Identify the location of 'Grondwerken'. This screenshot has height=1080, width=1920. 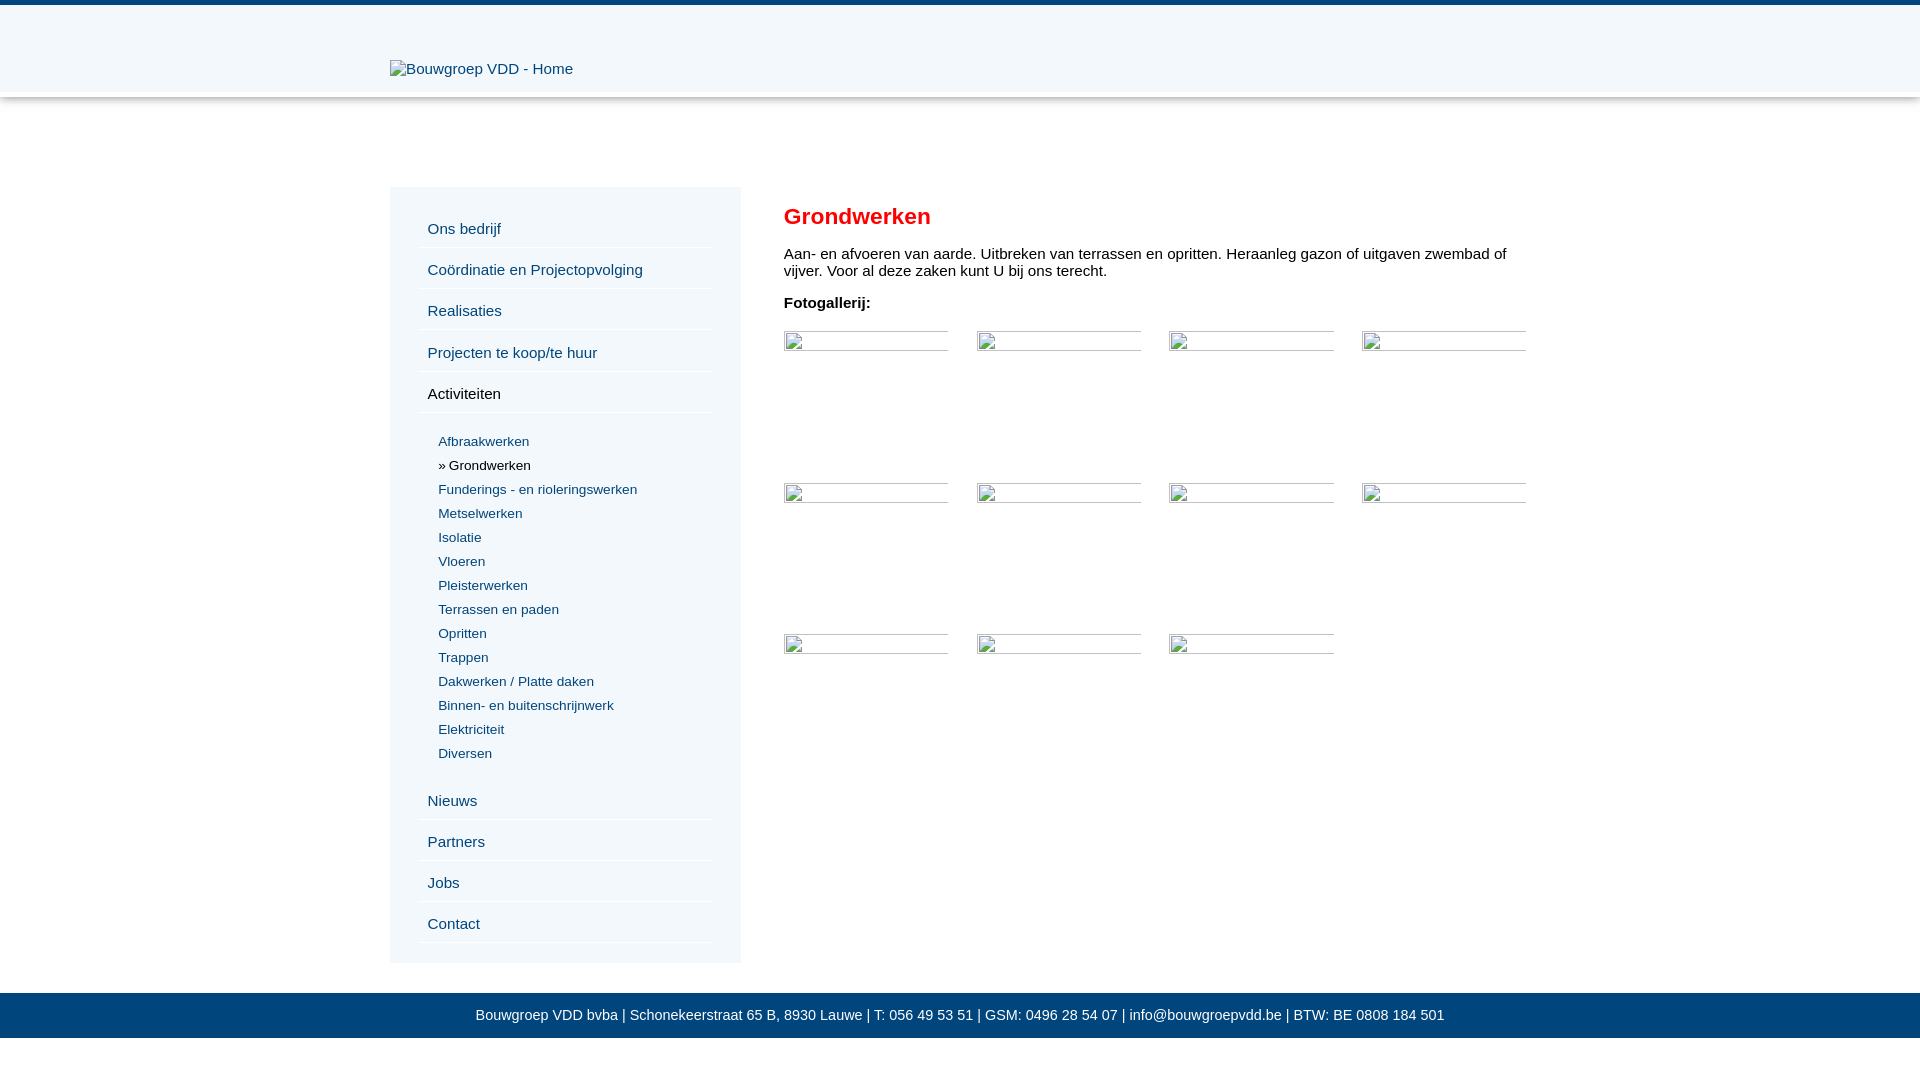
(1169, 344).